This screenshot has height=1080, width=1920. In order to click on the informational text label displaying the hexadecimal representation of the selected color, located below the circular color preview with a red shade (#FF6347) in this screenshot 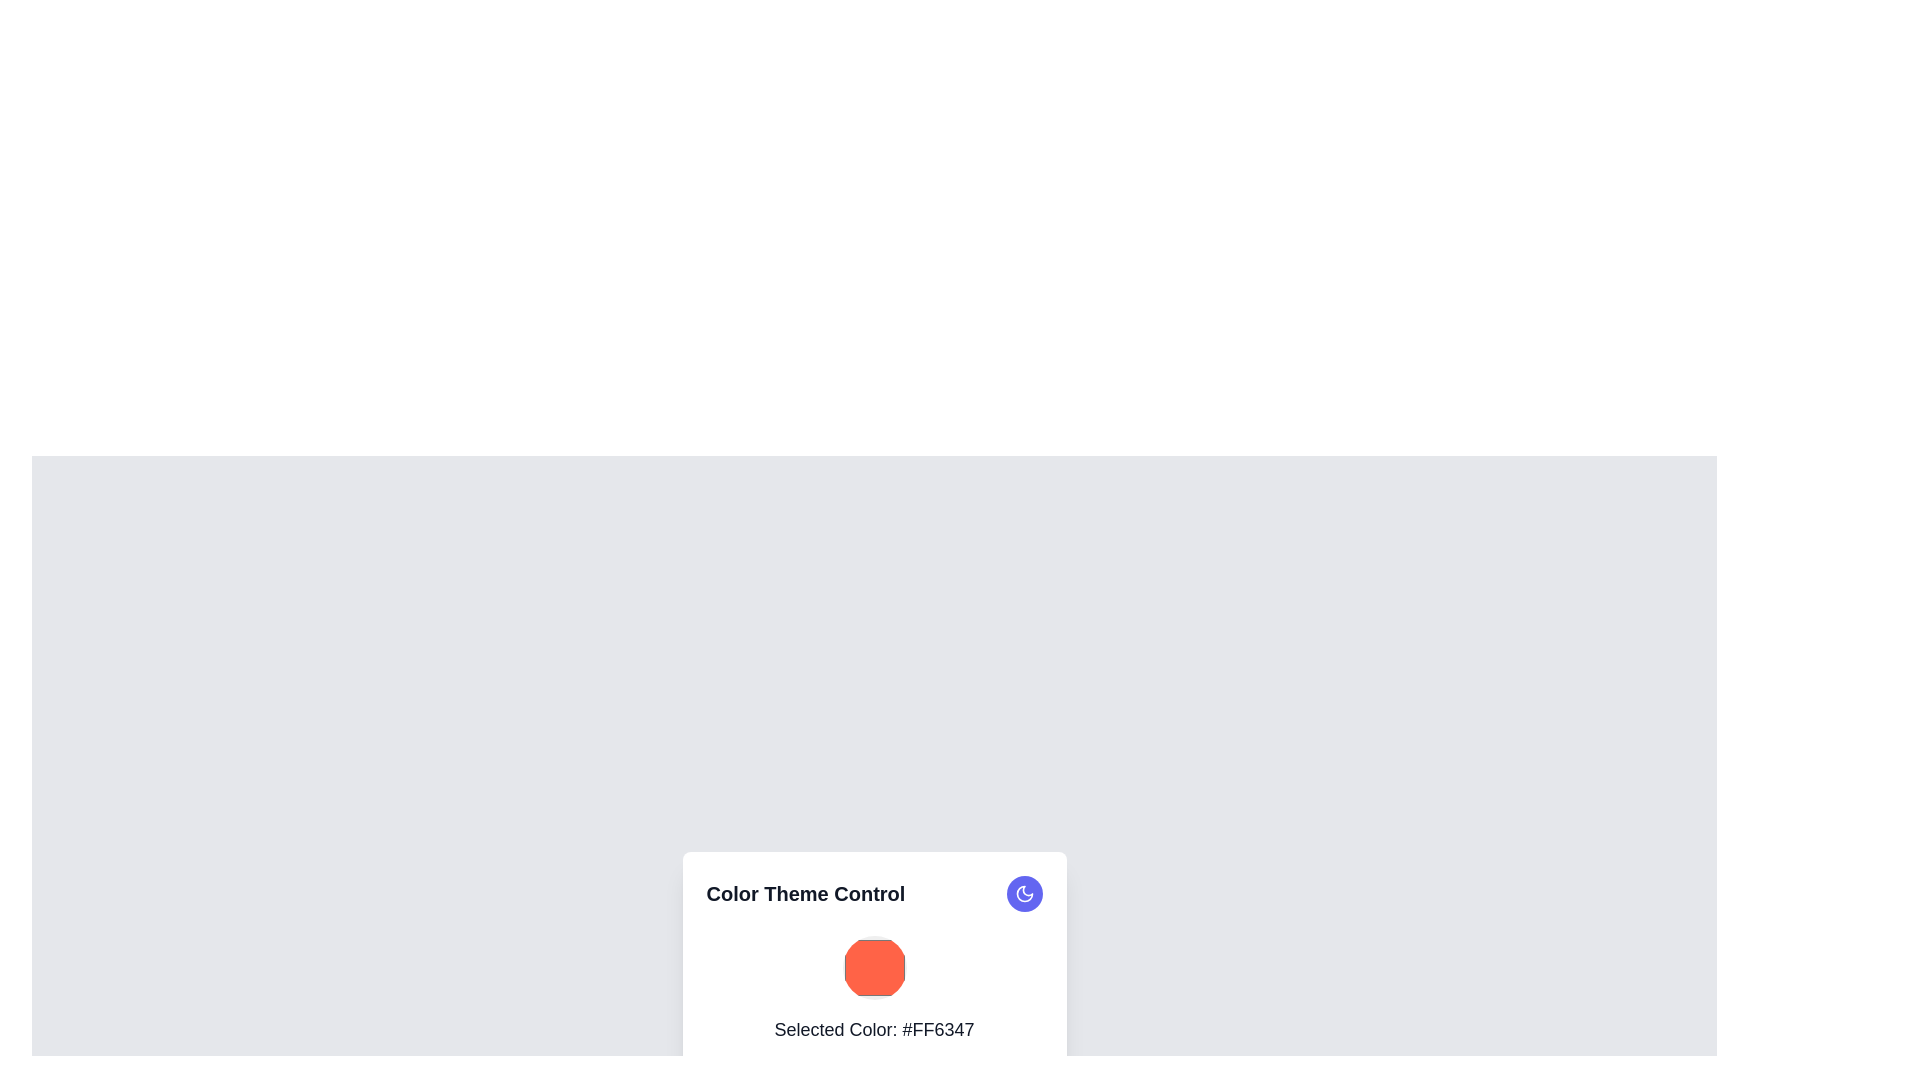, I will do `click(874, 1029)`.